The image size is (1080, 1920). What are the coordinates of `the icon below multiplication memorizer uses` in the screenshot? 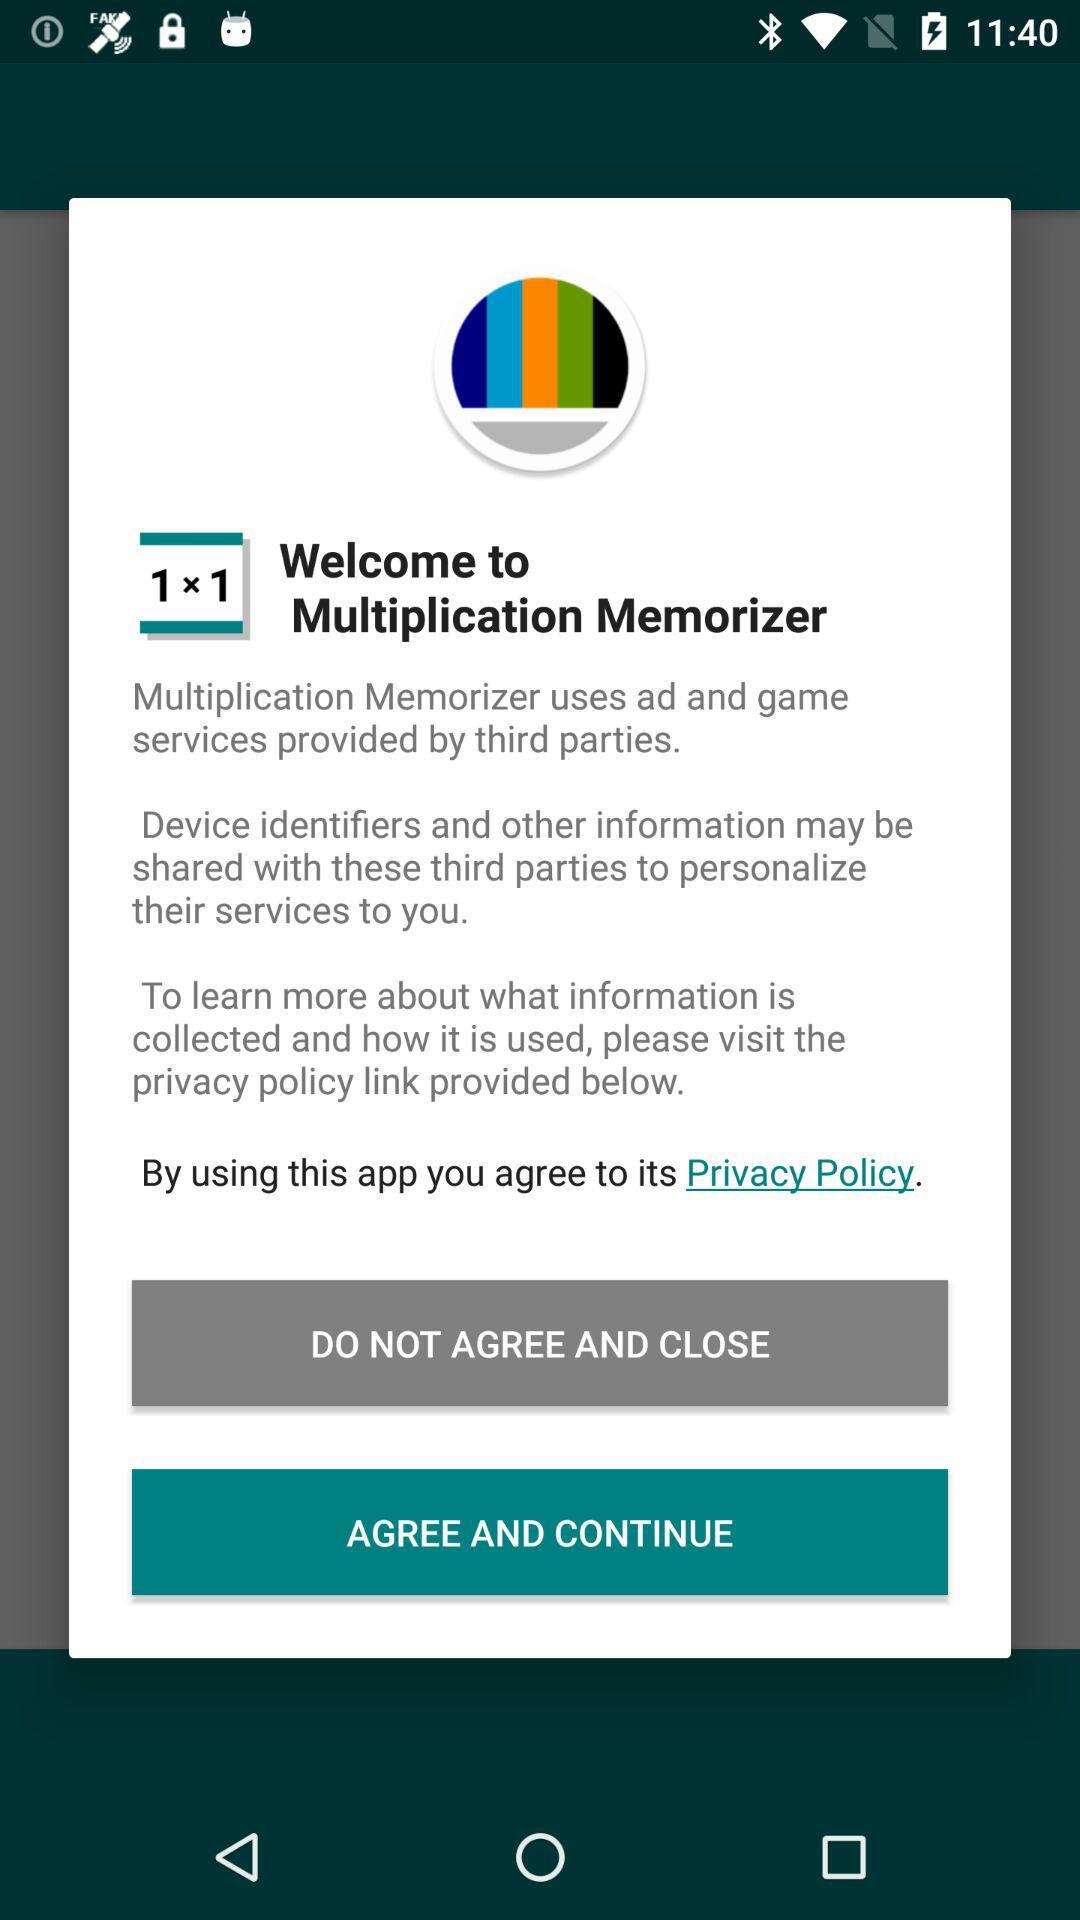 It's located at (540, 1171).